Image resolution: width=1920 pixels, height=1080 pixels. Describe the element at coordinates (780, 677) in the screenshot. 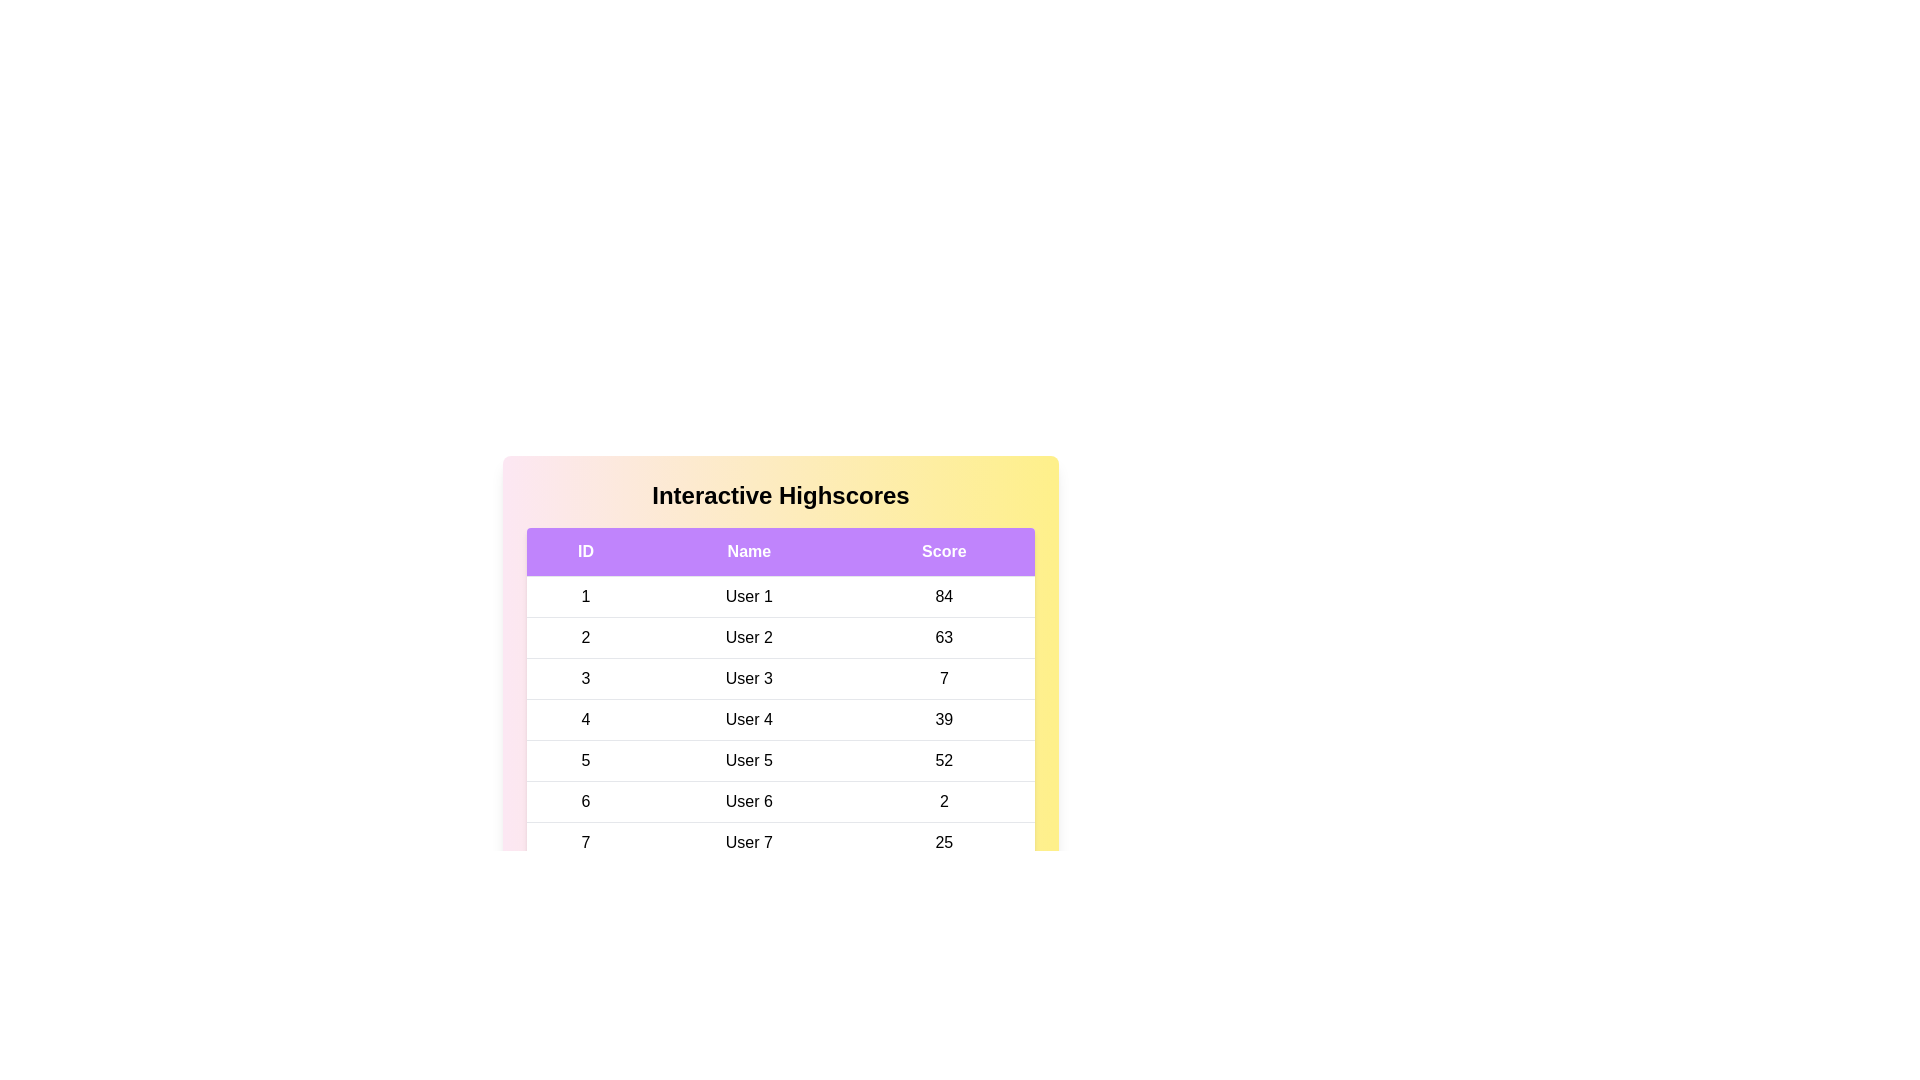

I see `the row corresponding to 3` at that location.